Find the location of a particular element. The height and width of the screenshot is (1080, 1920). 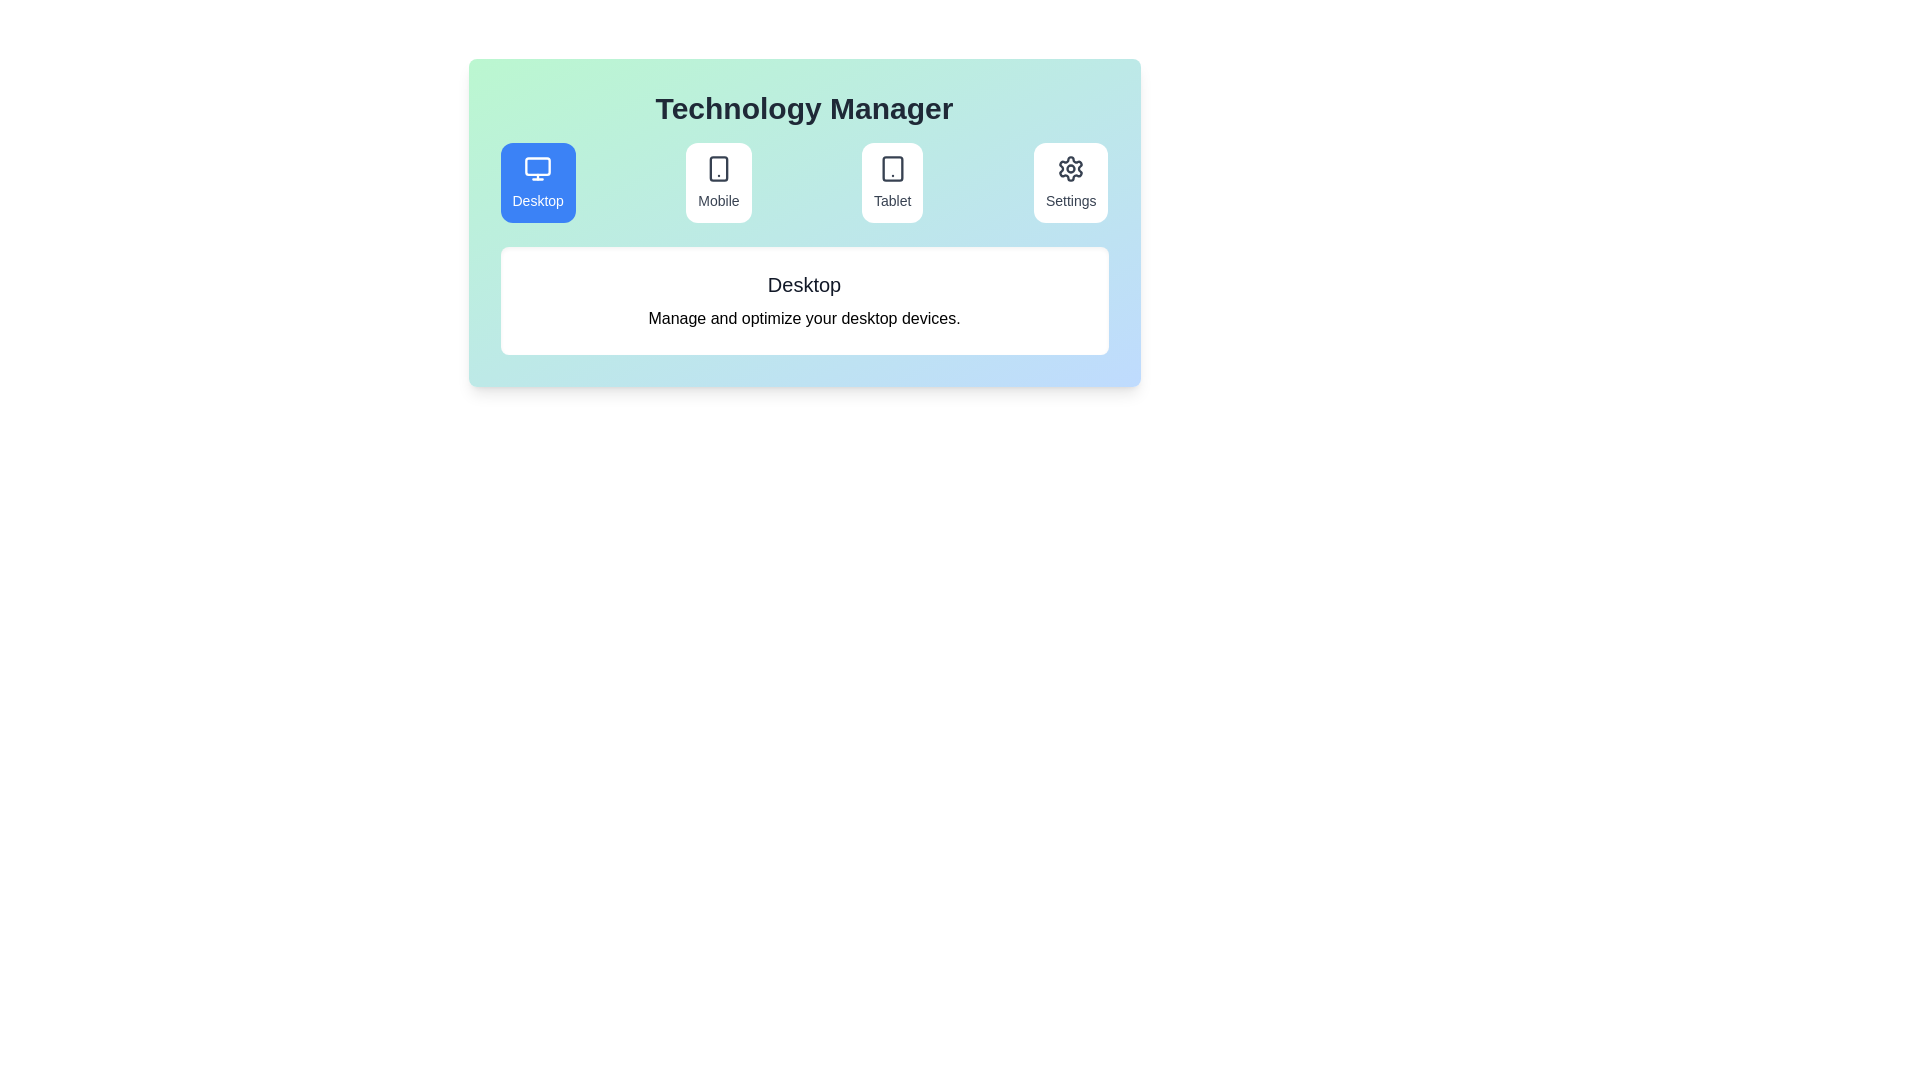

the Settings tab to switch to its section is located at coordinates (1069, 182).